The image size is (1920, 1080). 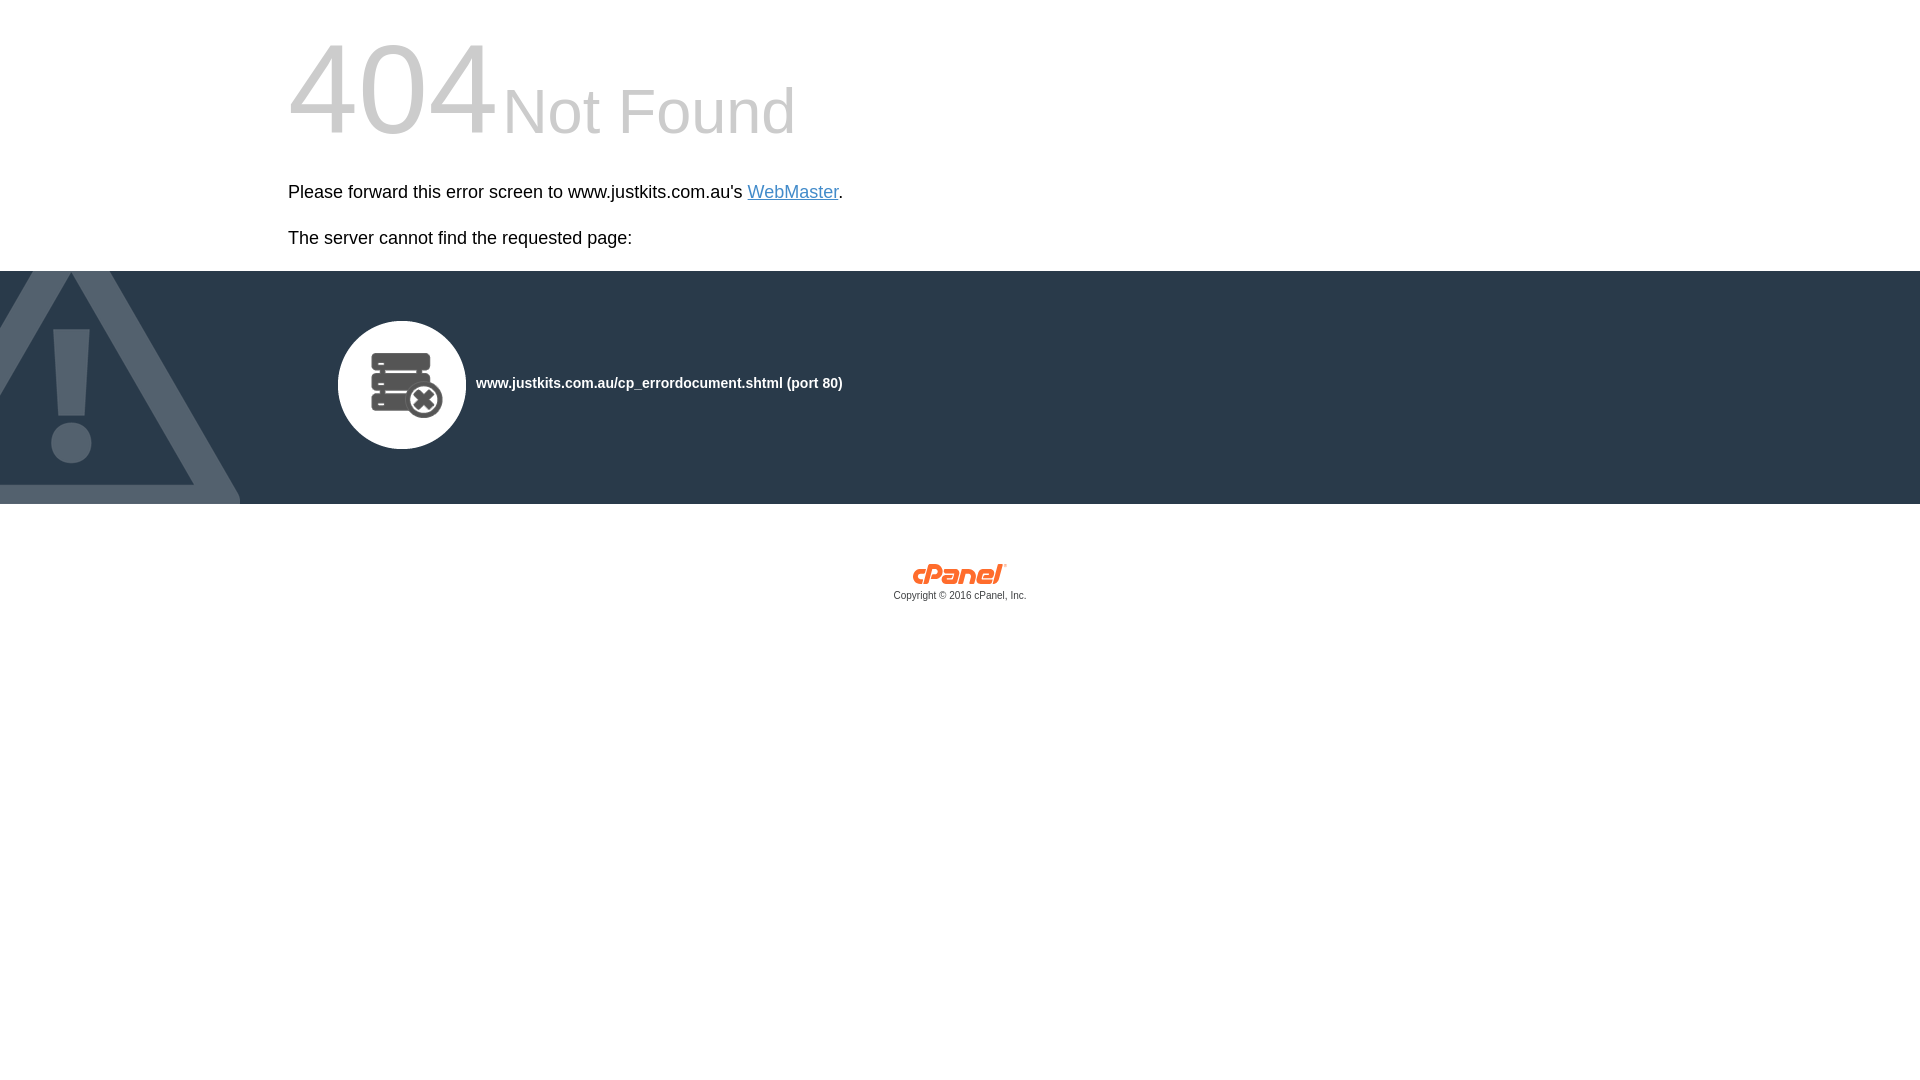 What do you see at coordinates (792, 192) in the screenshot?
I see `'WebMaster'` at bounding box center [792, 192].